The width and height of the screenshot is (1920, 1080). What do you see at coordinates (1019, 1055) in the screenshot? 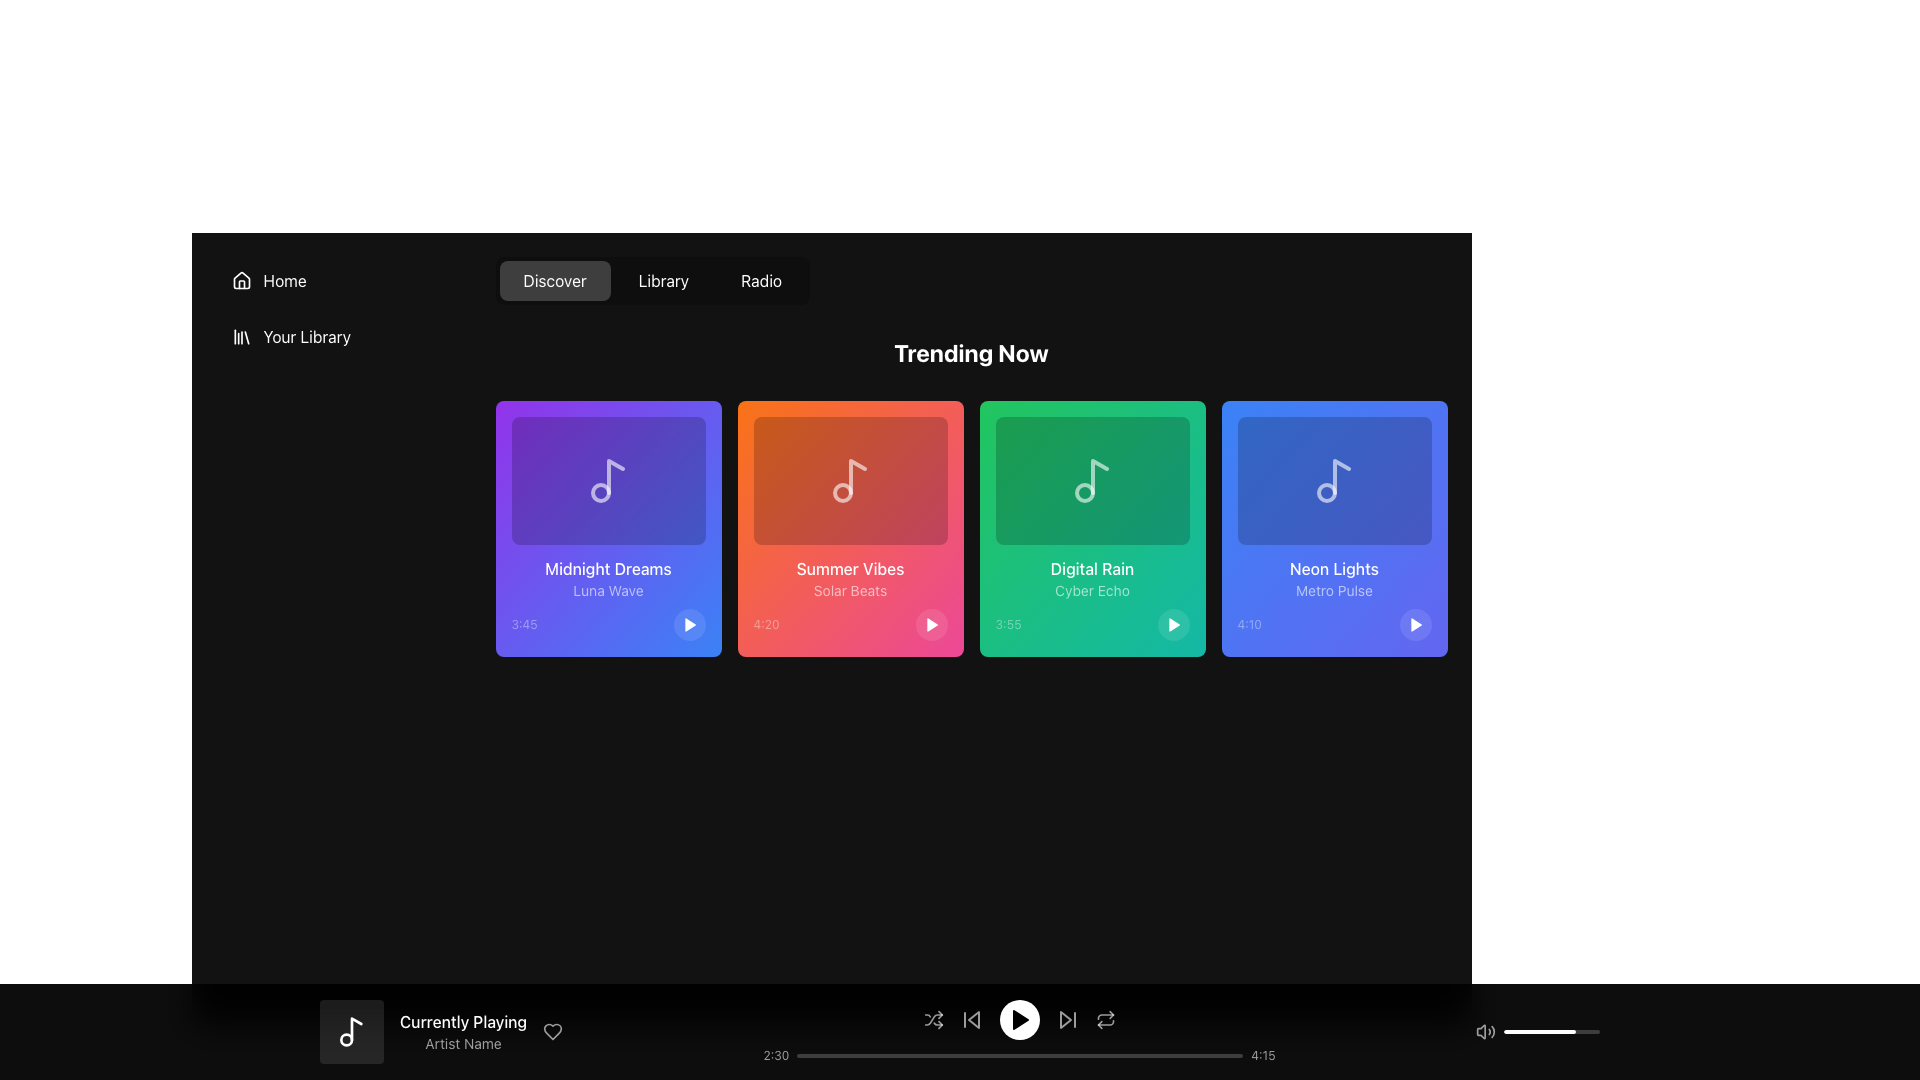
I see `the progress bar located at the bottom center of the interface to seek through the media` at bounding box center [1019, 1055].